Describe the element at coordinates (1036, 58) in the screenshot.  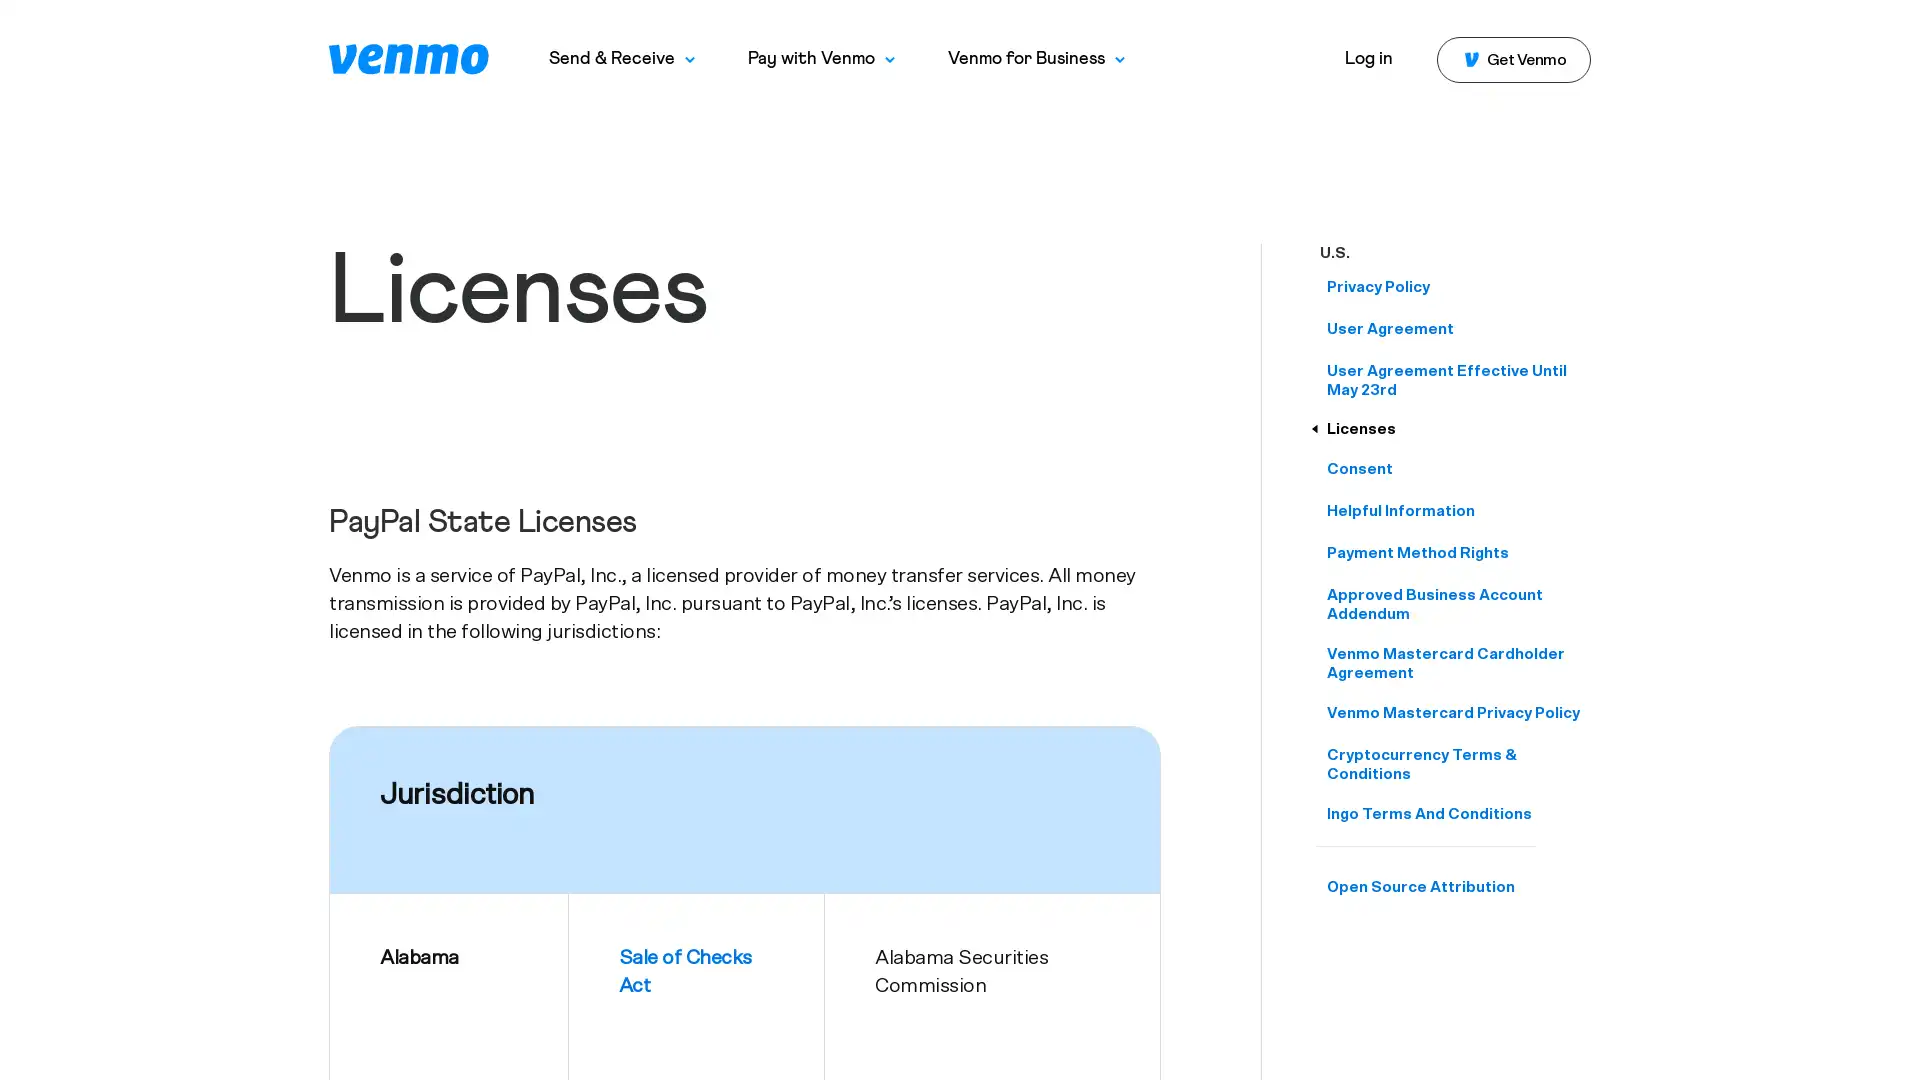
I see `Venmo for Business` at that location.